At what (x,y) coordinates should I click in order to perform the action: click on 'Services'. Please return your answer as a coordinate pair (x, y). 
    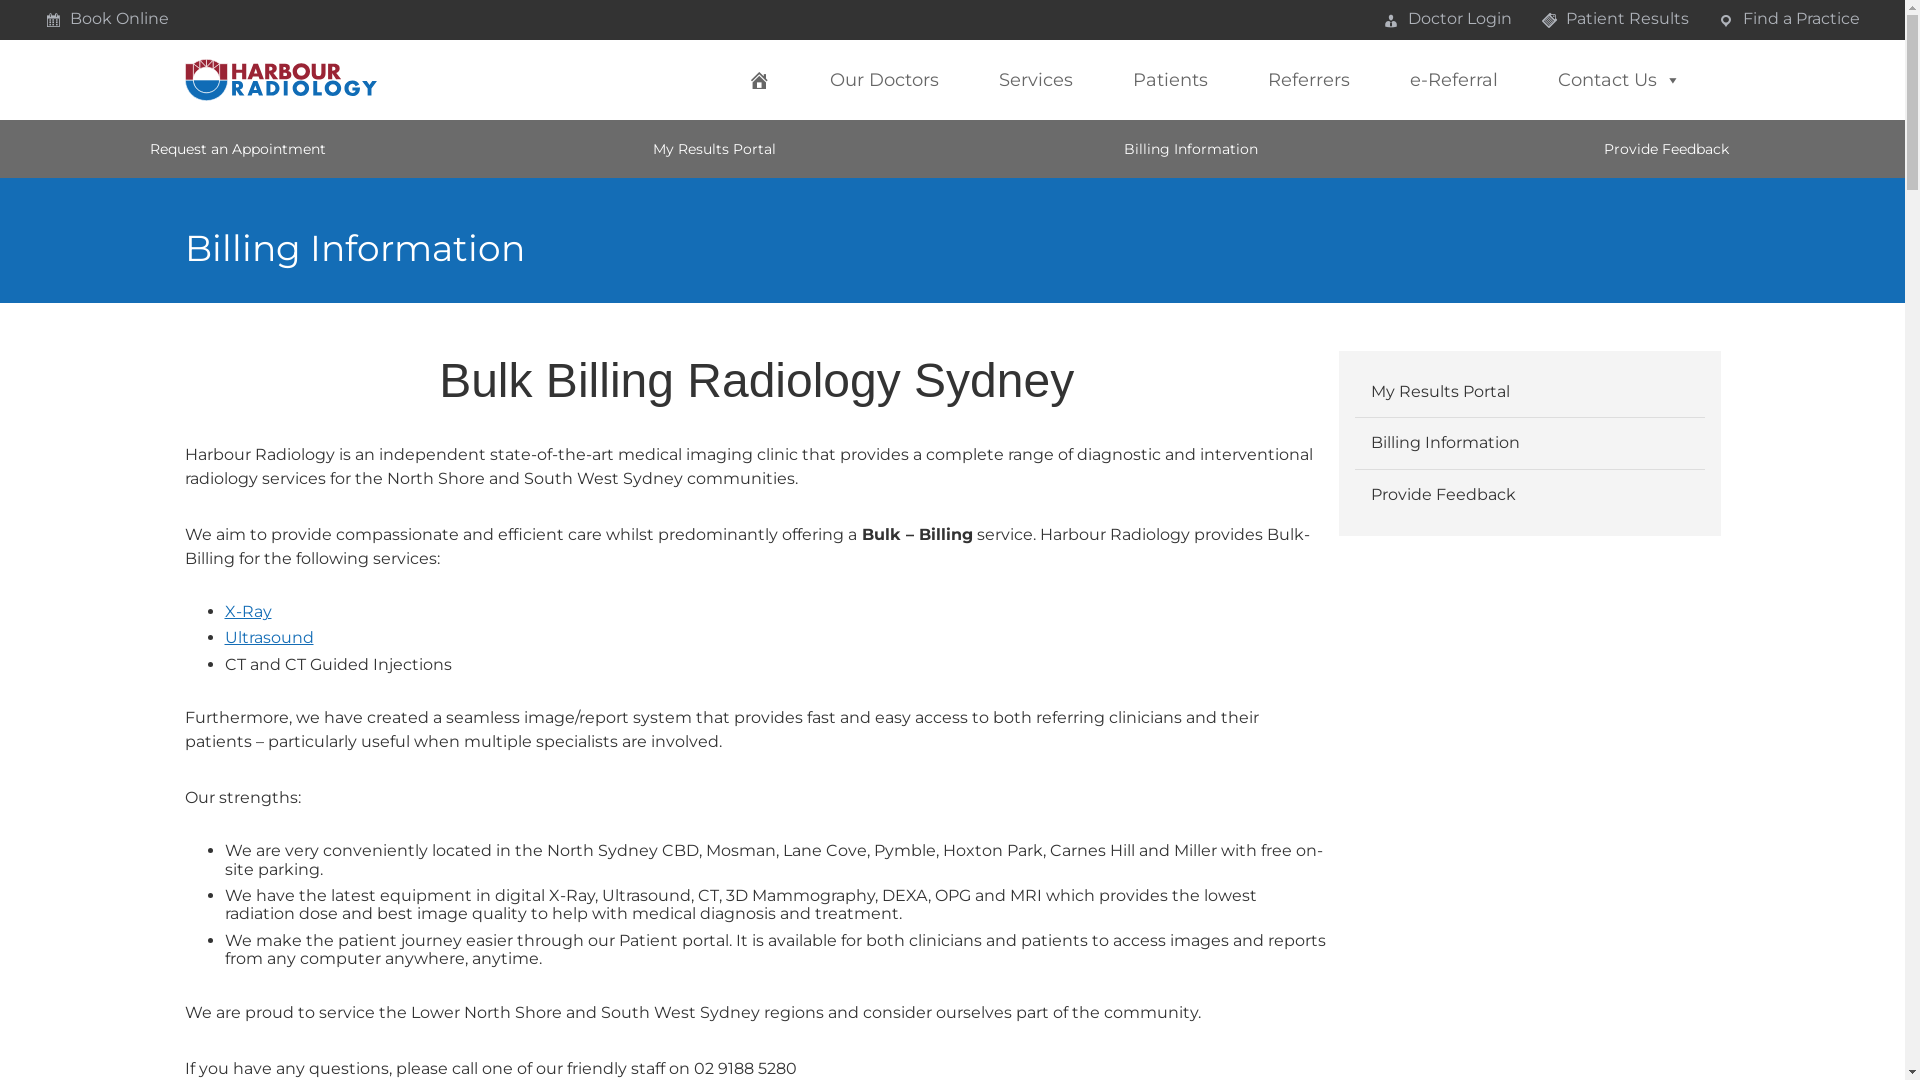
    Looking at the image, I should click on (1035, 79).